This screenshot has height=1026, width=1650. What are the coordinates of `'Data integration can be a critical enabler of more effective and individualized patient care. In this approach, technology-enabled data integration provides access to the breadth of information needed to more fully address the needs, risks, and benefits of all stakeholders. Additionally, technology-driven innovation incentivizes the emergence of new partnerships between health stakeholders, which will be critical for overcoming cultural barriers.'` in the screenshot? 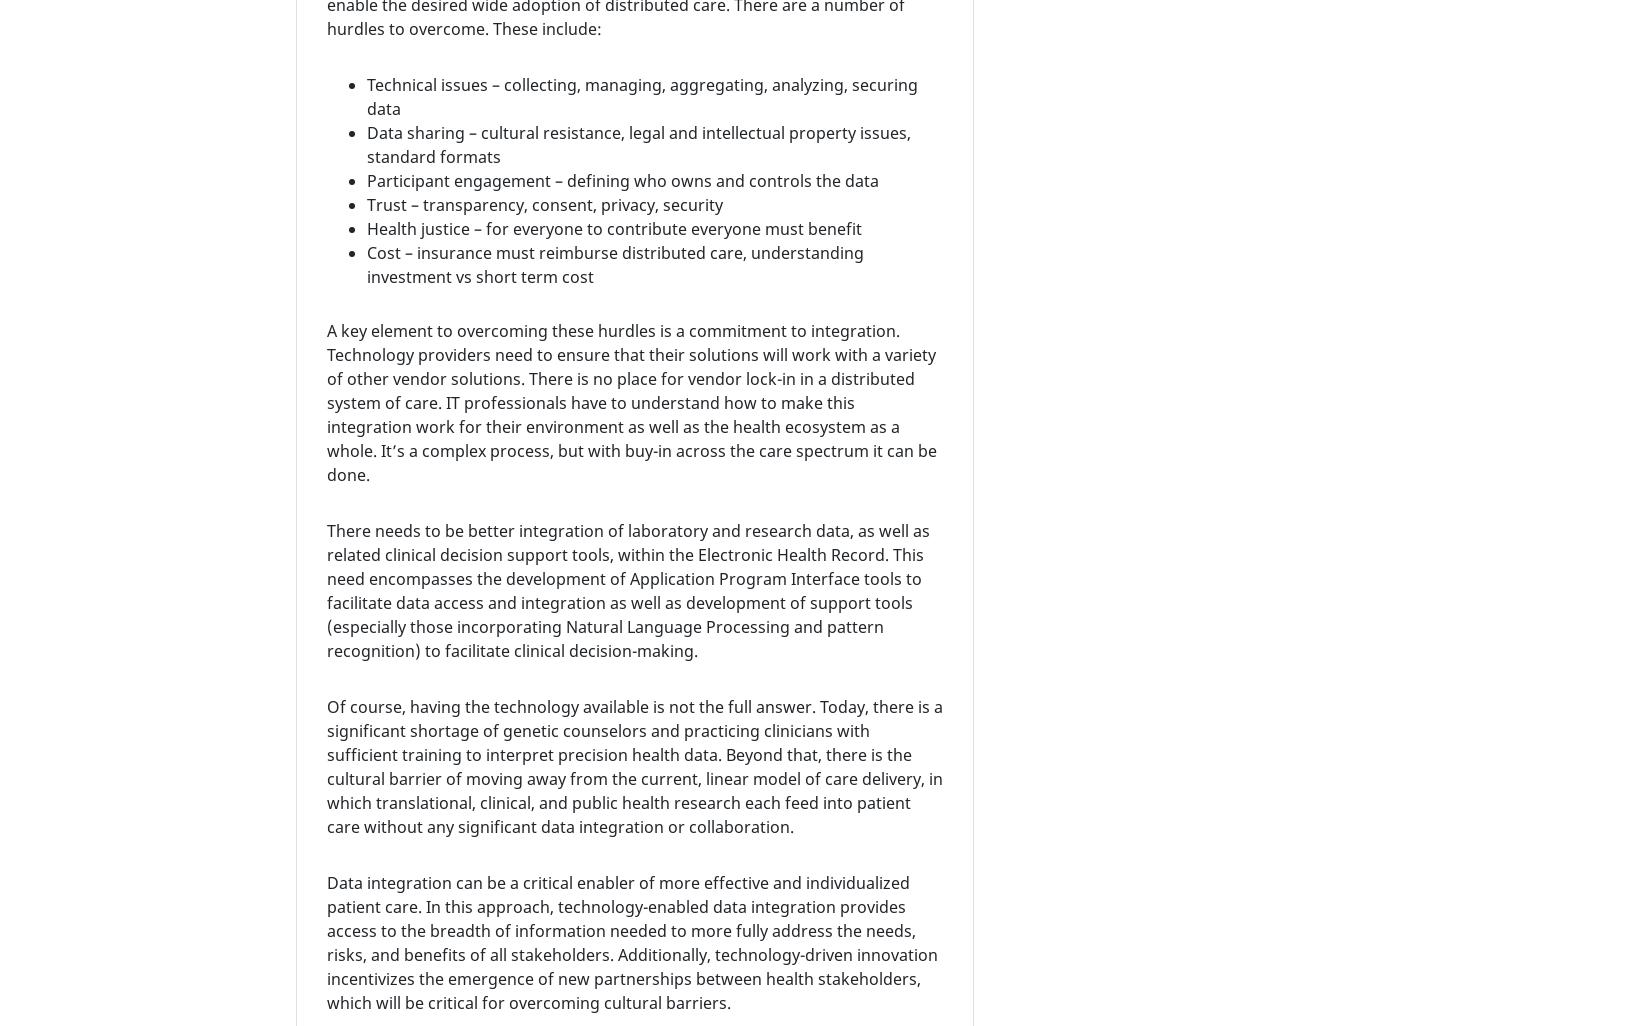 It's located at (630, 941).